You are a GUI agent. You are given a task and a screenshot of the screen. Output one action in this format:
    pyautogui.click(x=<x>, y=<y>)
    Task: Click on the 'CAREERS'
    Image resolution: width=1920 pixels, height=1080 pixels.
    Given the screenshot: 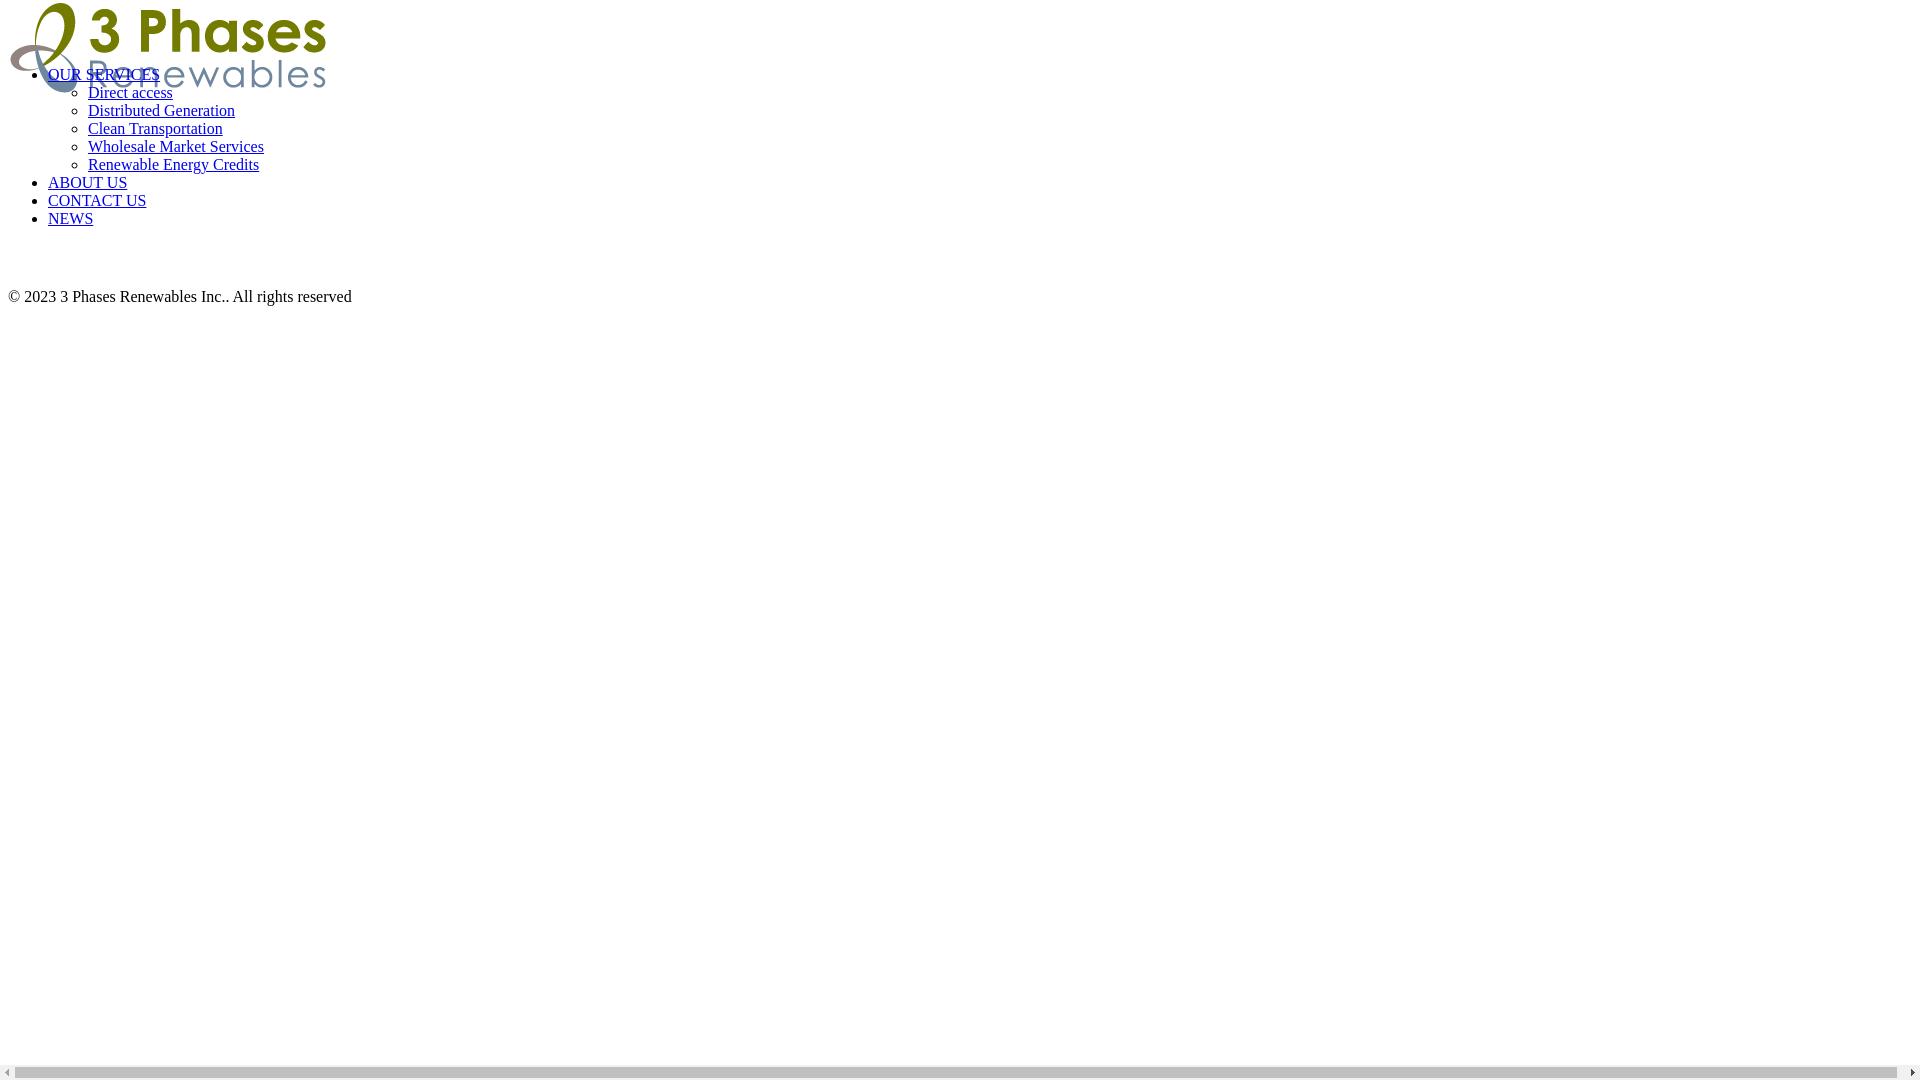 What is the action you would take?
    pyautogui.click(x=968, y=24)
    